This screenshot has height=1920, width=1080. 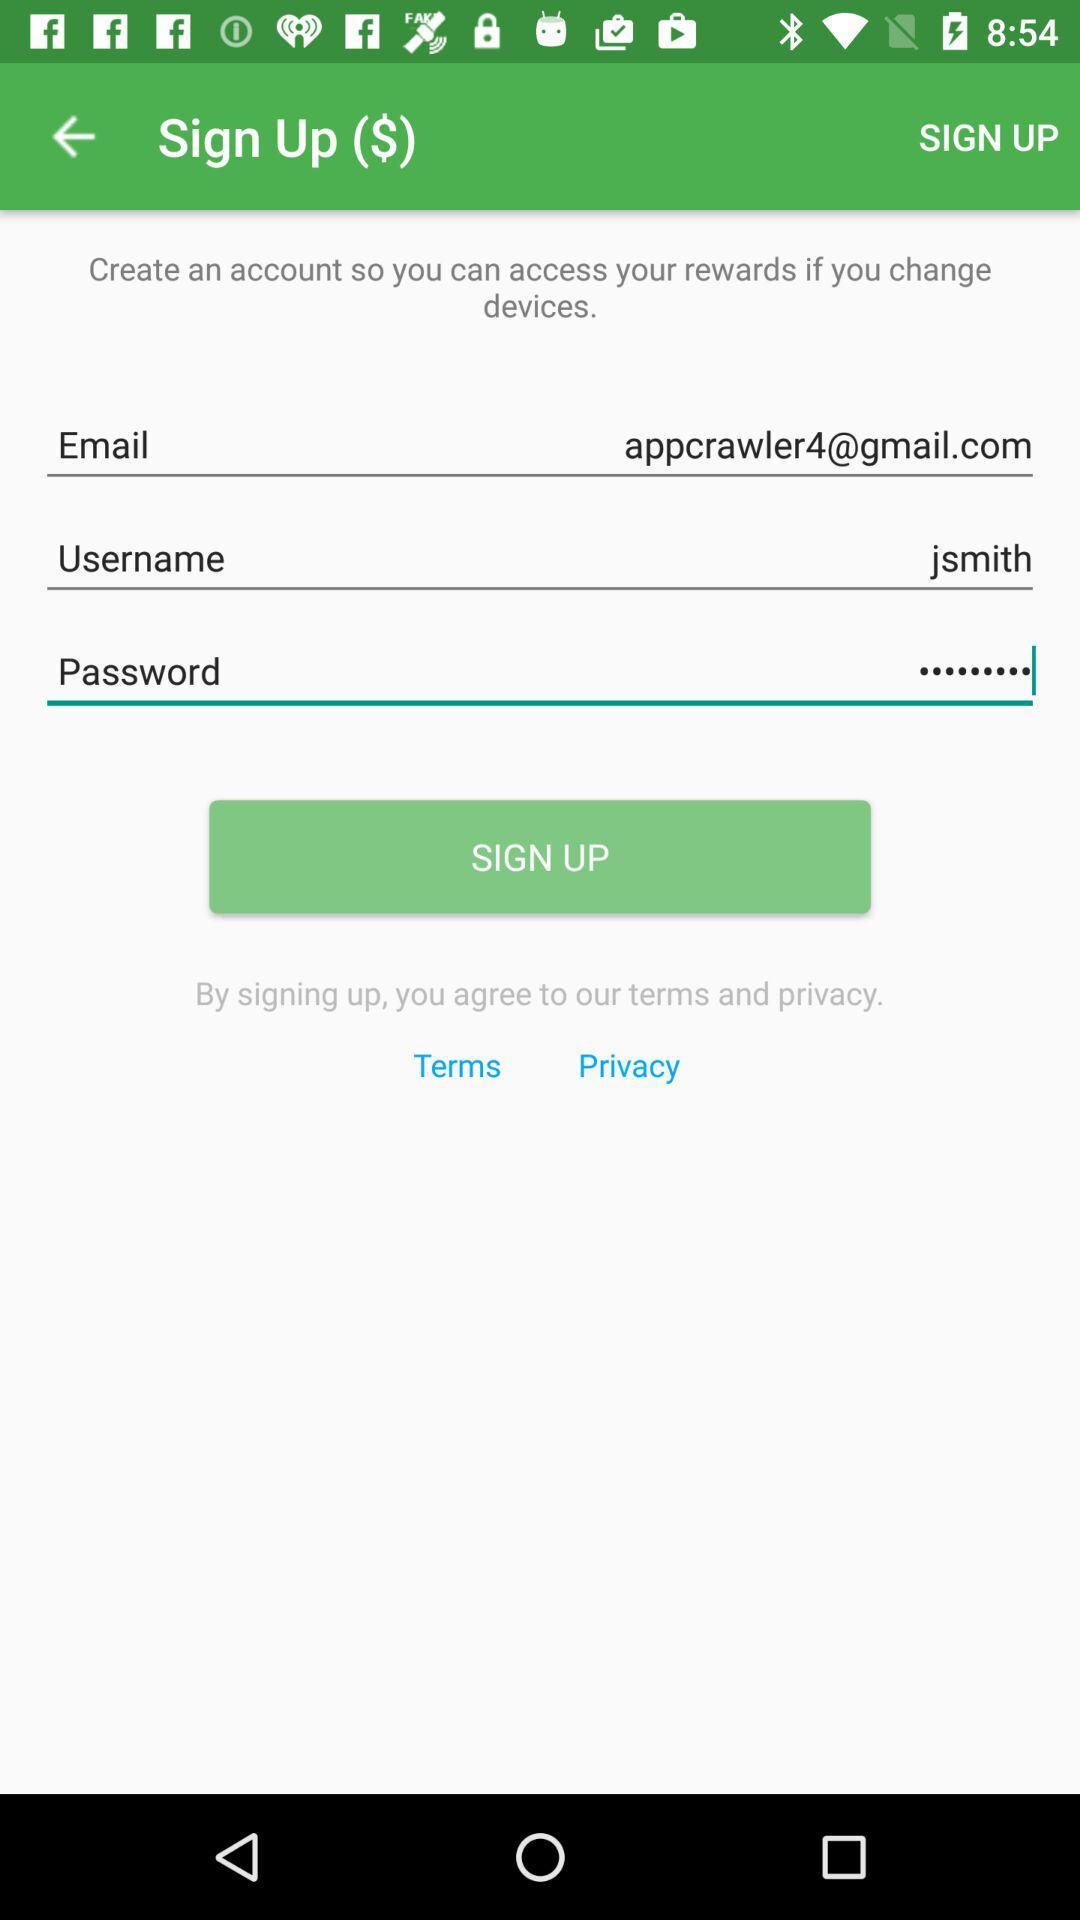 I want to click on jsmith, so click(x=540, y=553).